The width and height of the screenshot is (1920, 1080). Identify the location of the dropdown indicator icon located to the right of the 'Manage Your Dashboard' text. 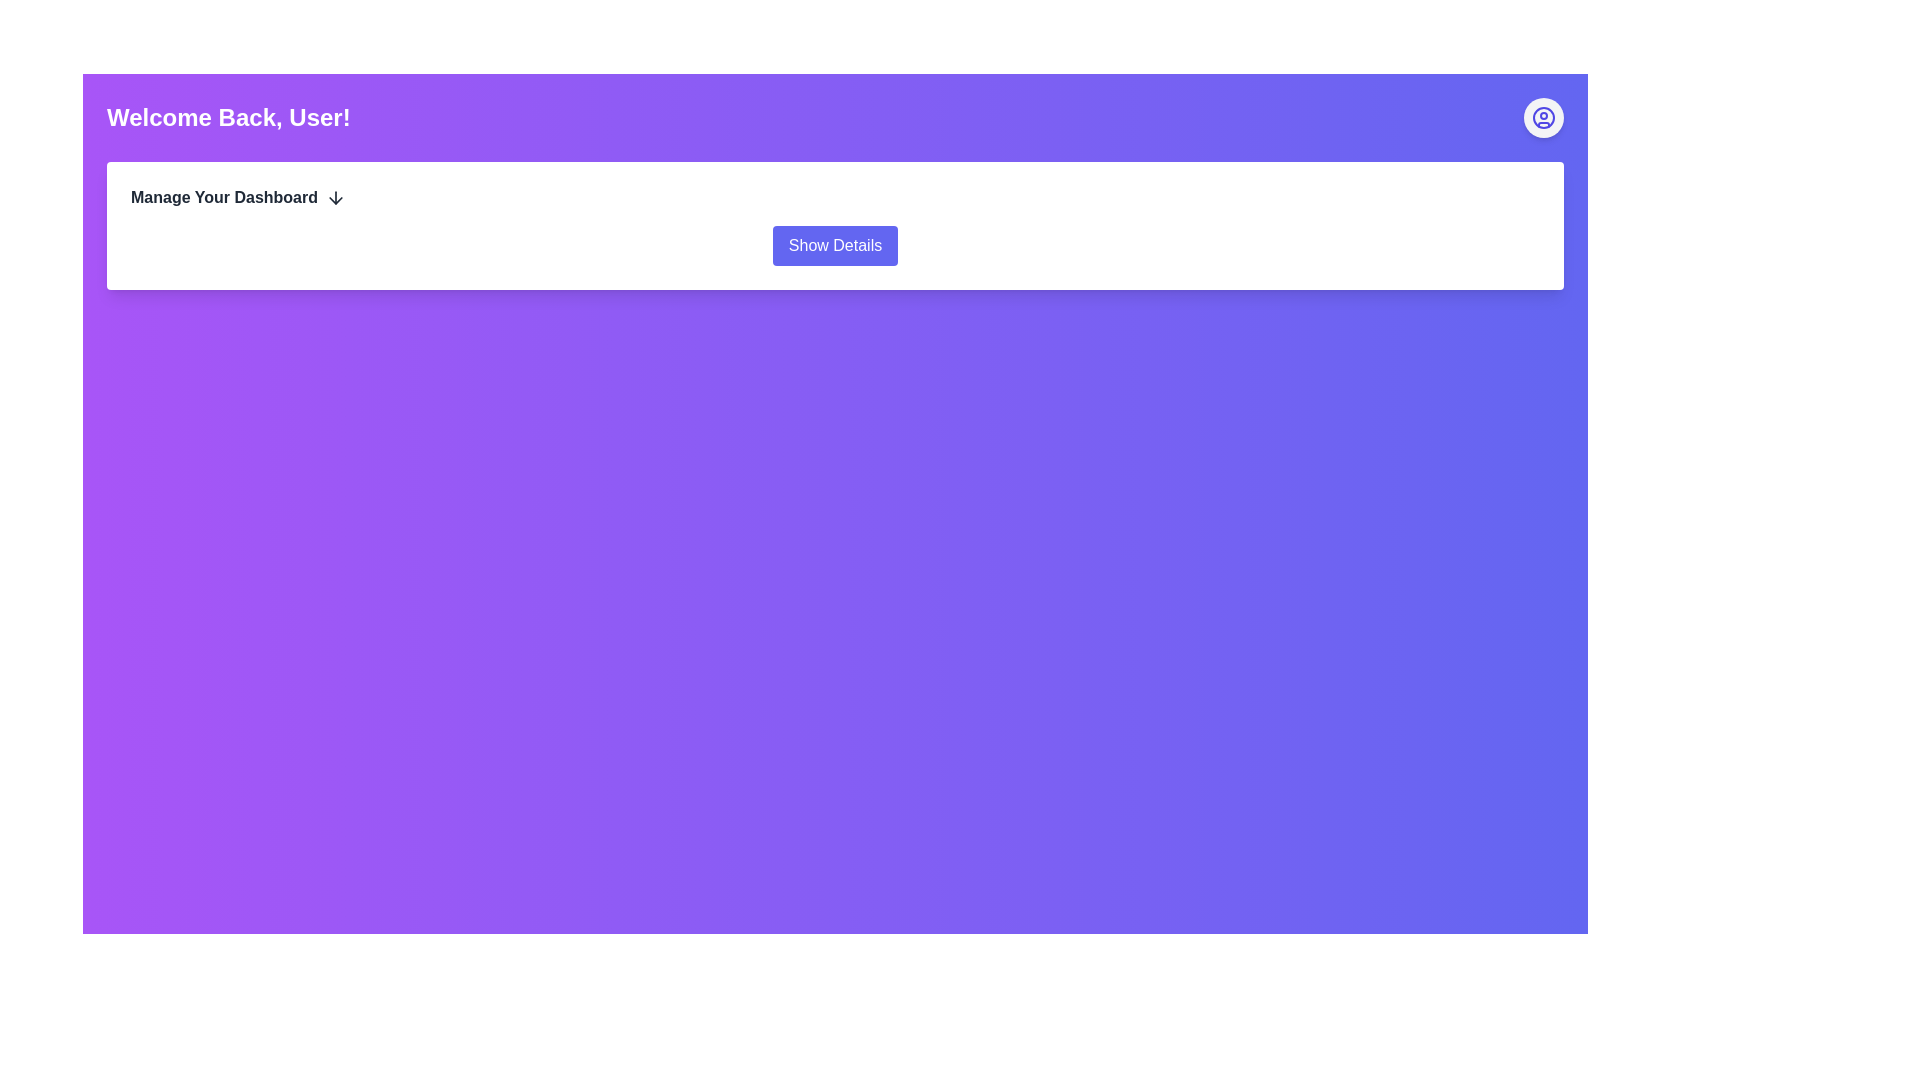
(336, 197).